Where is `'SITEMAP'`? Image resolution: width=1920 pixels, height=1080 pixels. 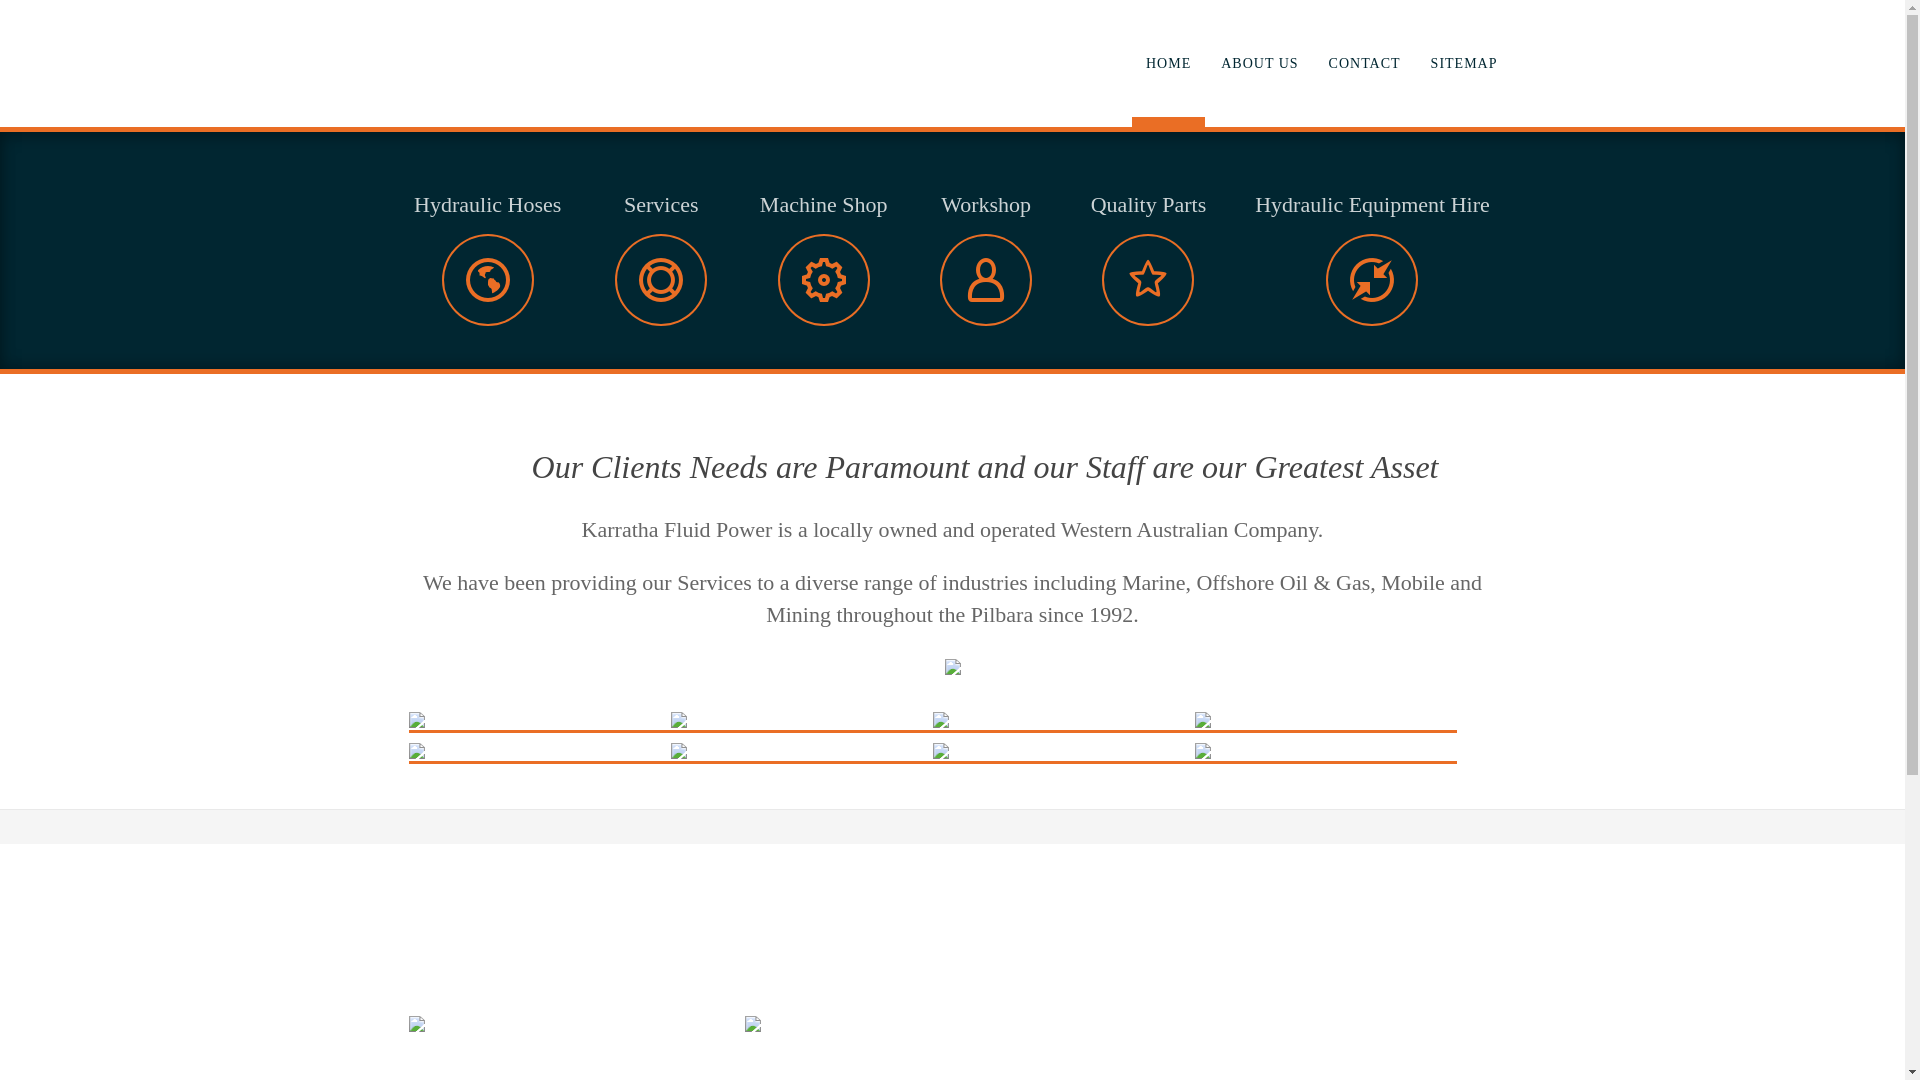 'SITEMAP' is located at coordinates (1464, 62).